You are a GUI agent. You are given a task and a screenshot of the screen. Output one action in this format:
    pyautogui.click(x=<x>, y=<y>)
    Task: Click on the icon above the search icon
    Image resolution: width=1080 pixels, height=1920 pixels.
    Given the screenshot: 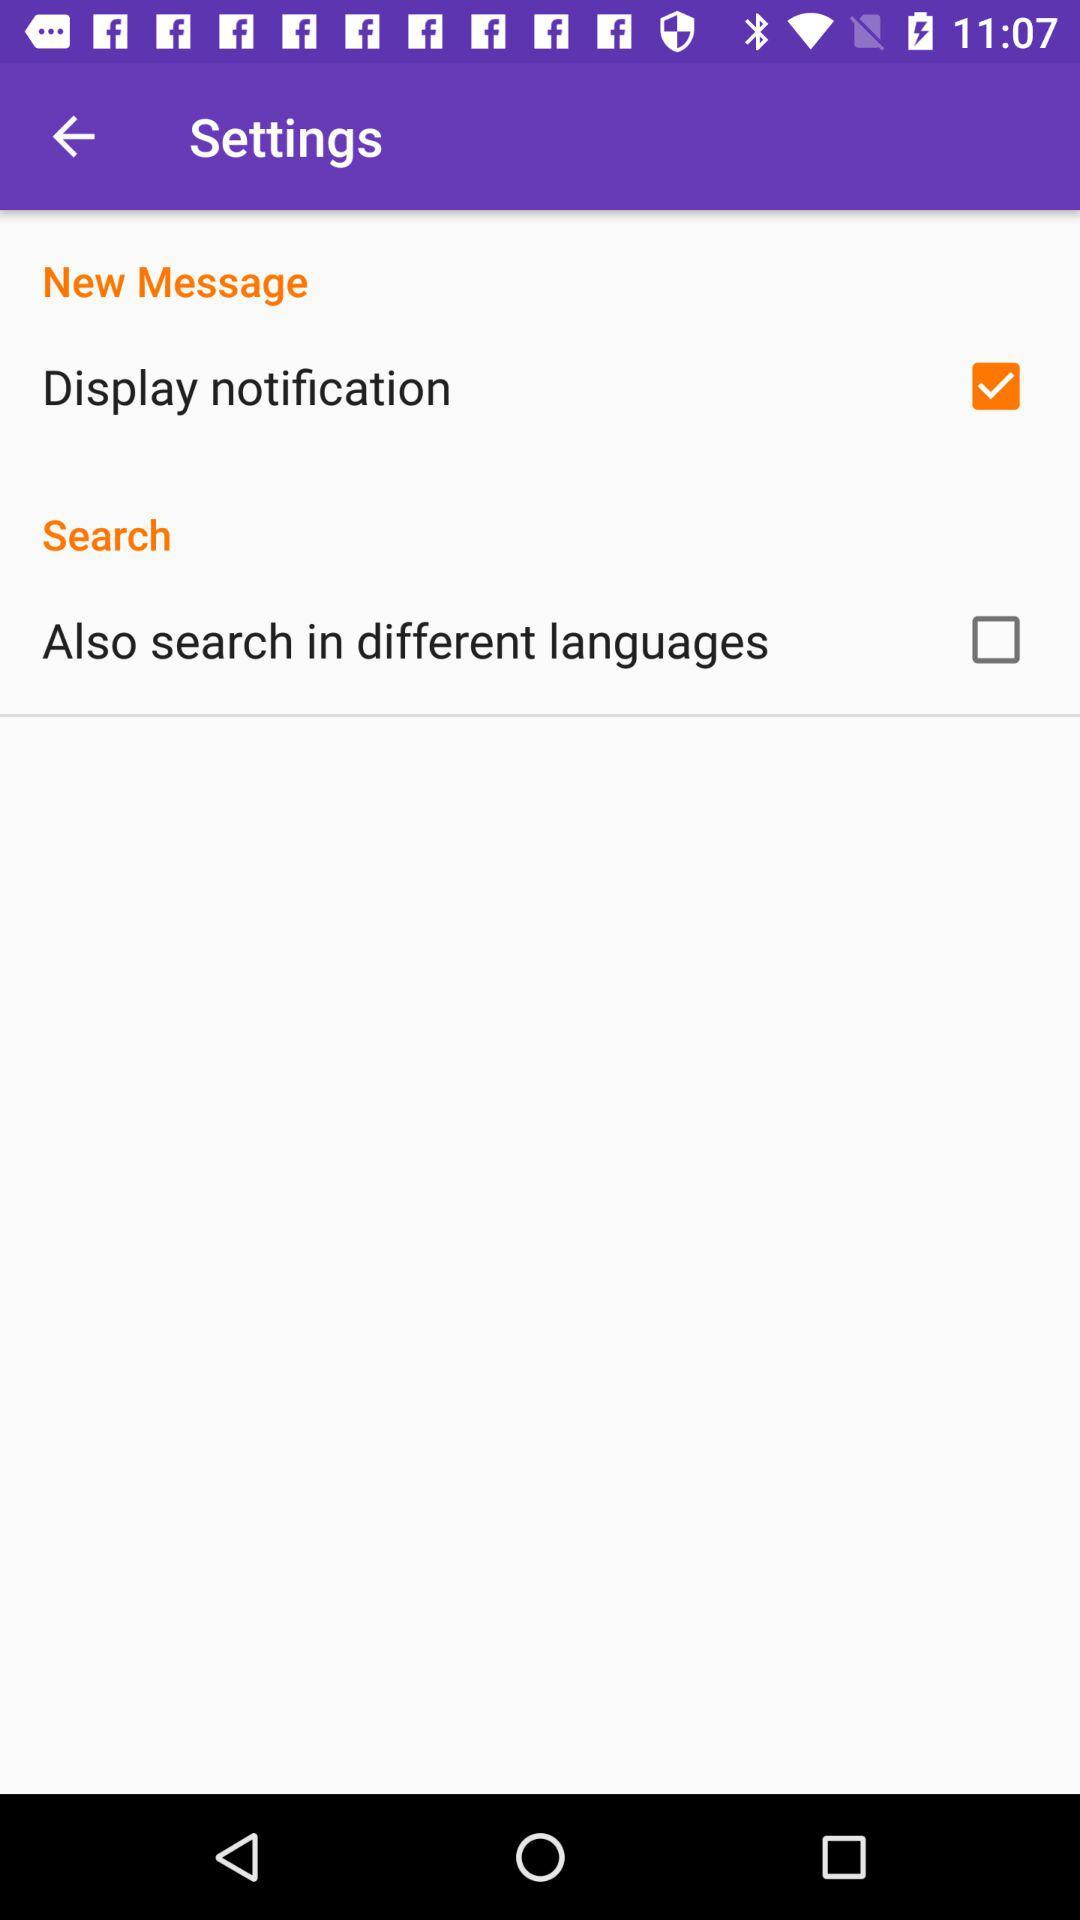 What is the action you would take?
    pyautogui.click(x=245, y=386)
    